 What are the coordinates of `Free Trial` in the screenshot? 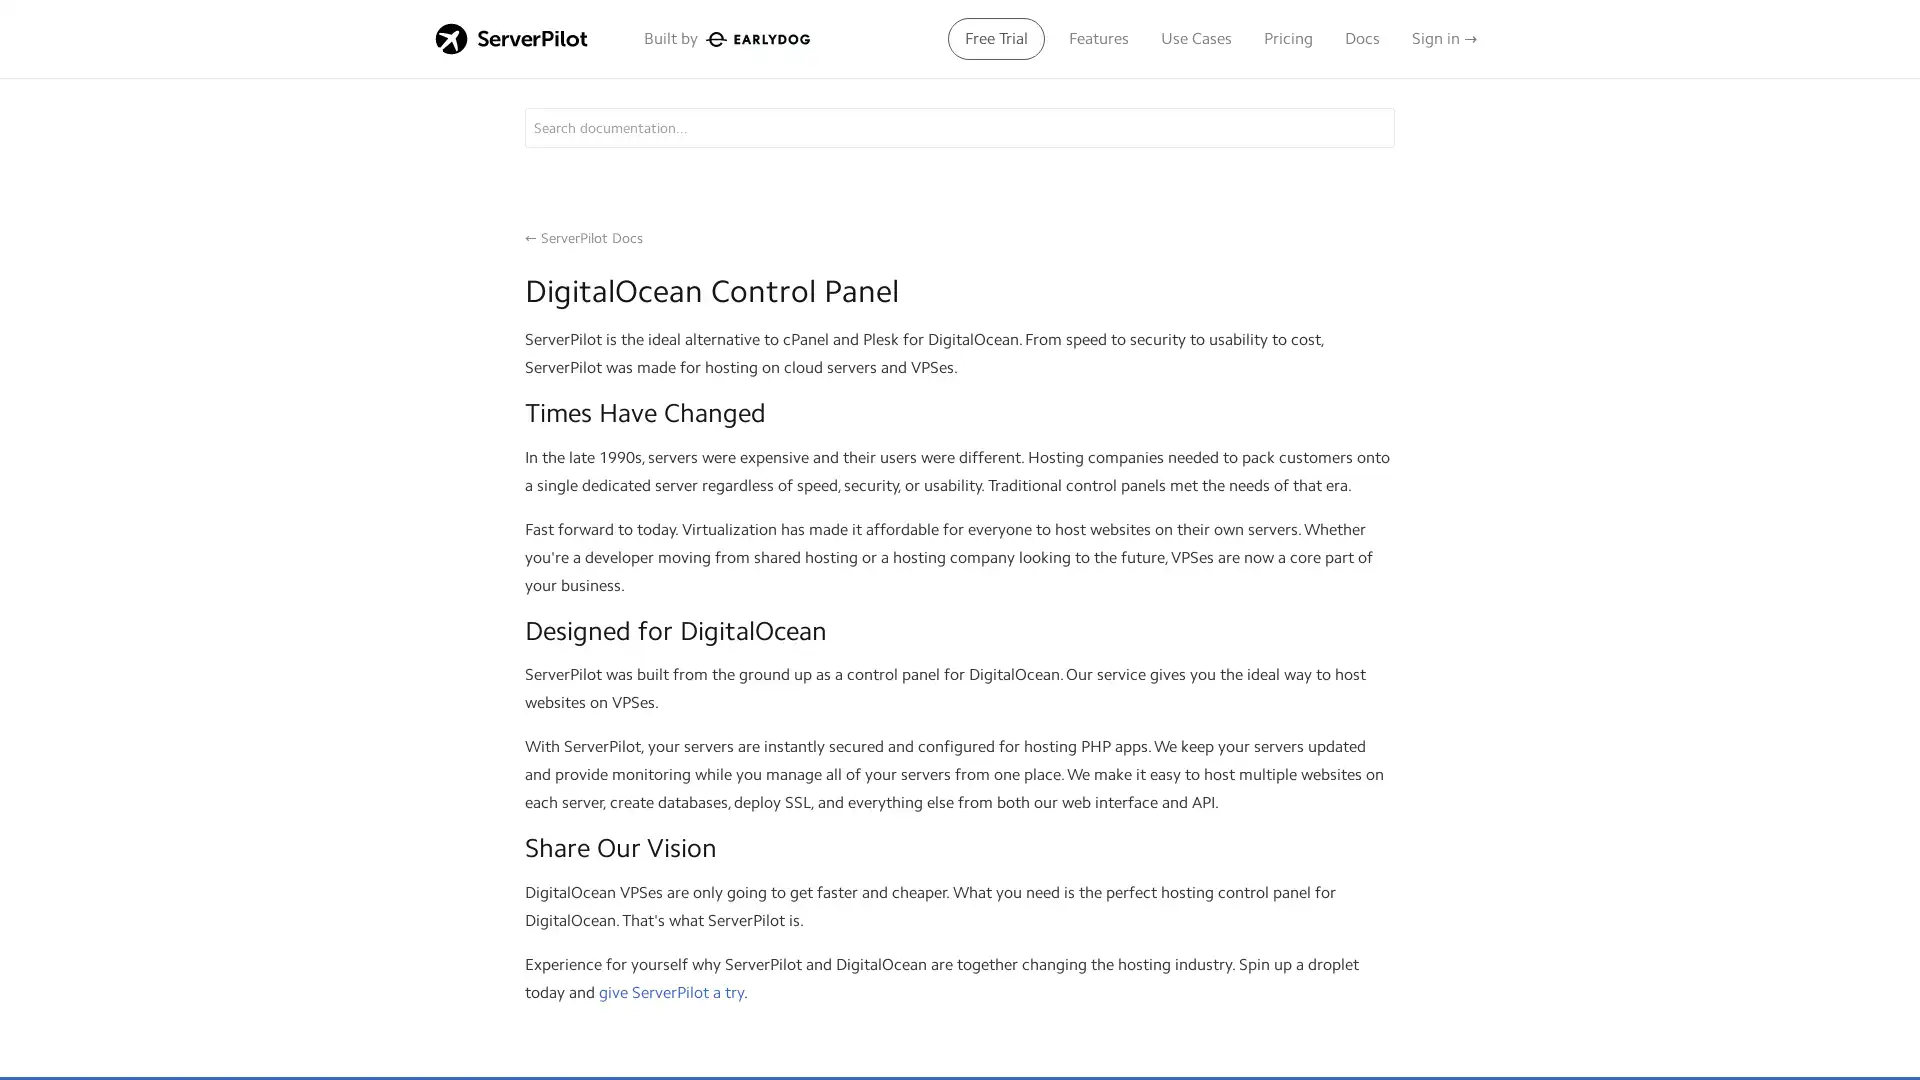 It's located at (996, 38).